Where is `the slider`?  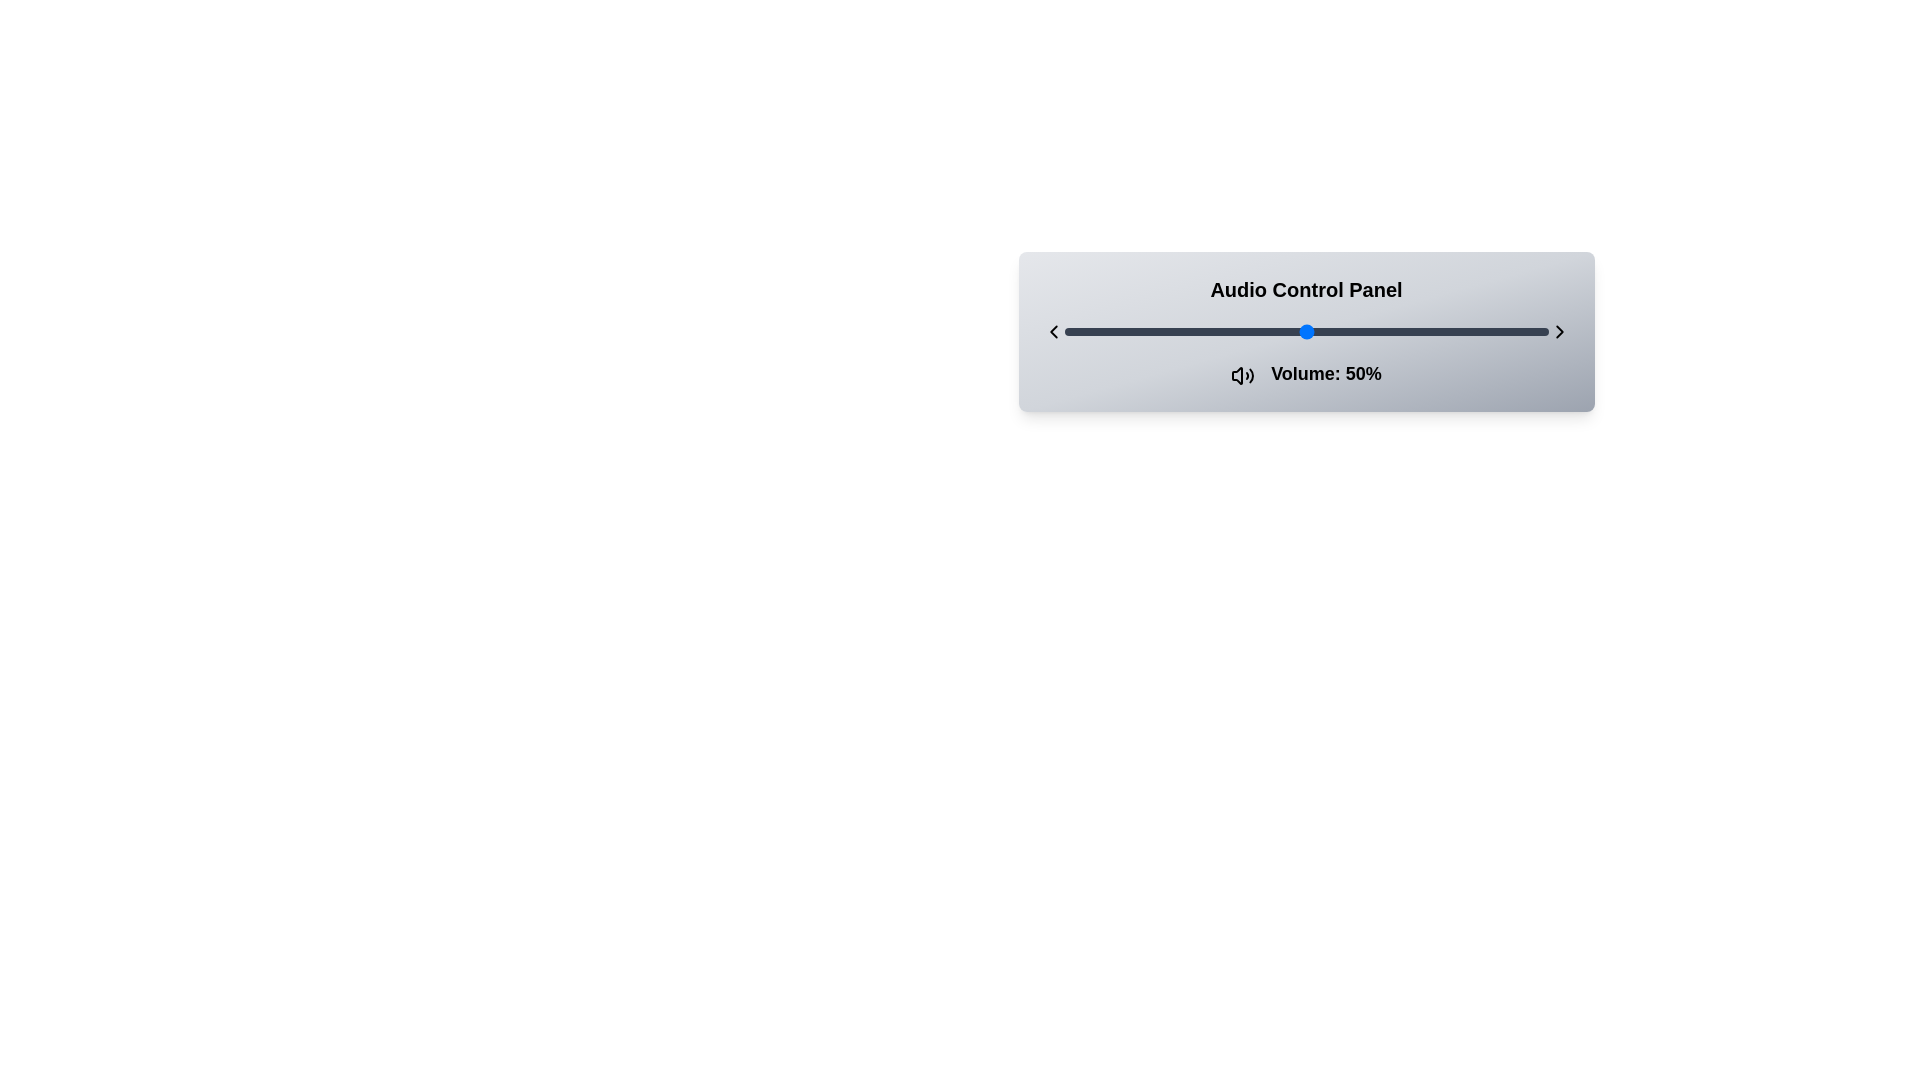 the slider is located at coordinates (1495, 330).